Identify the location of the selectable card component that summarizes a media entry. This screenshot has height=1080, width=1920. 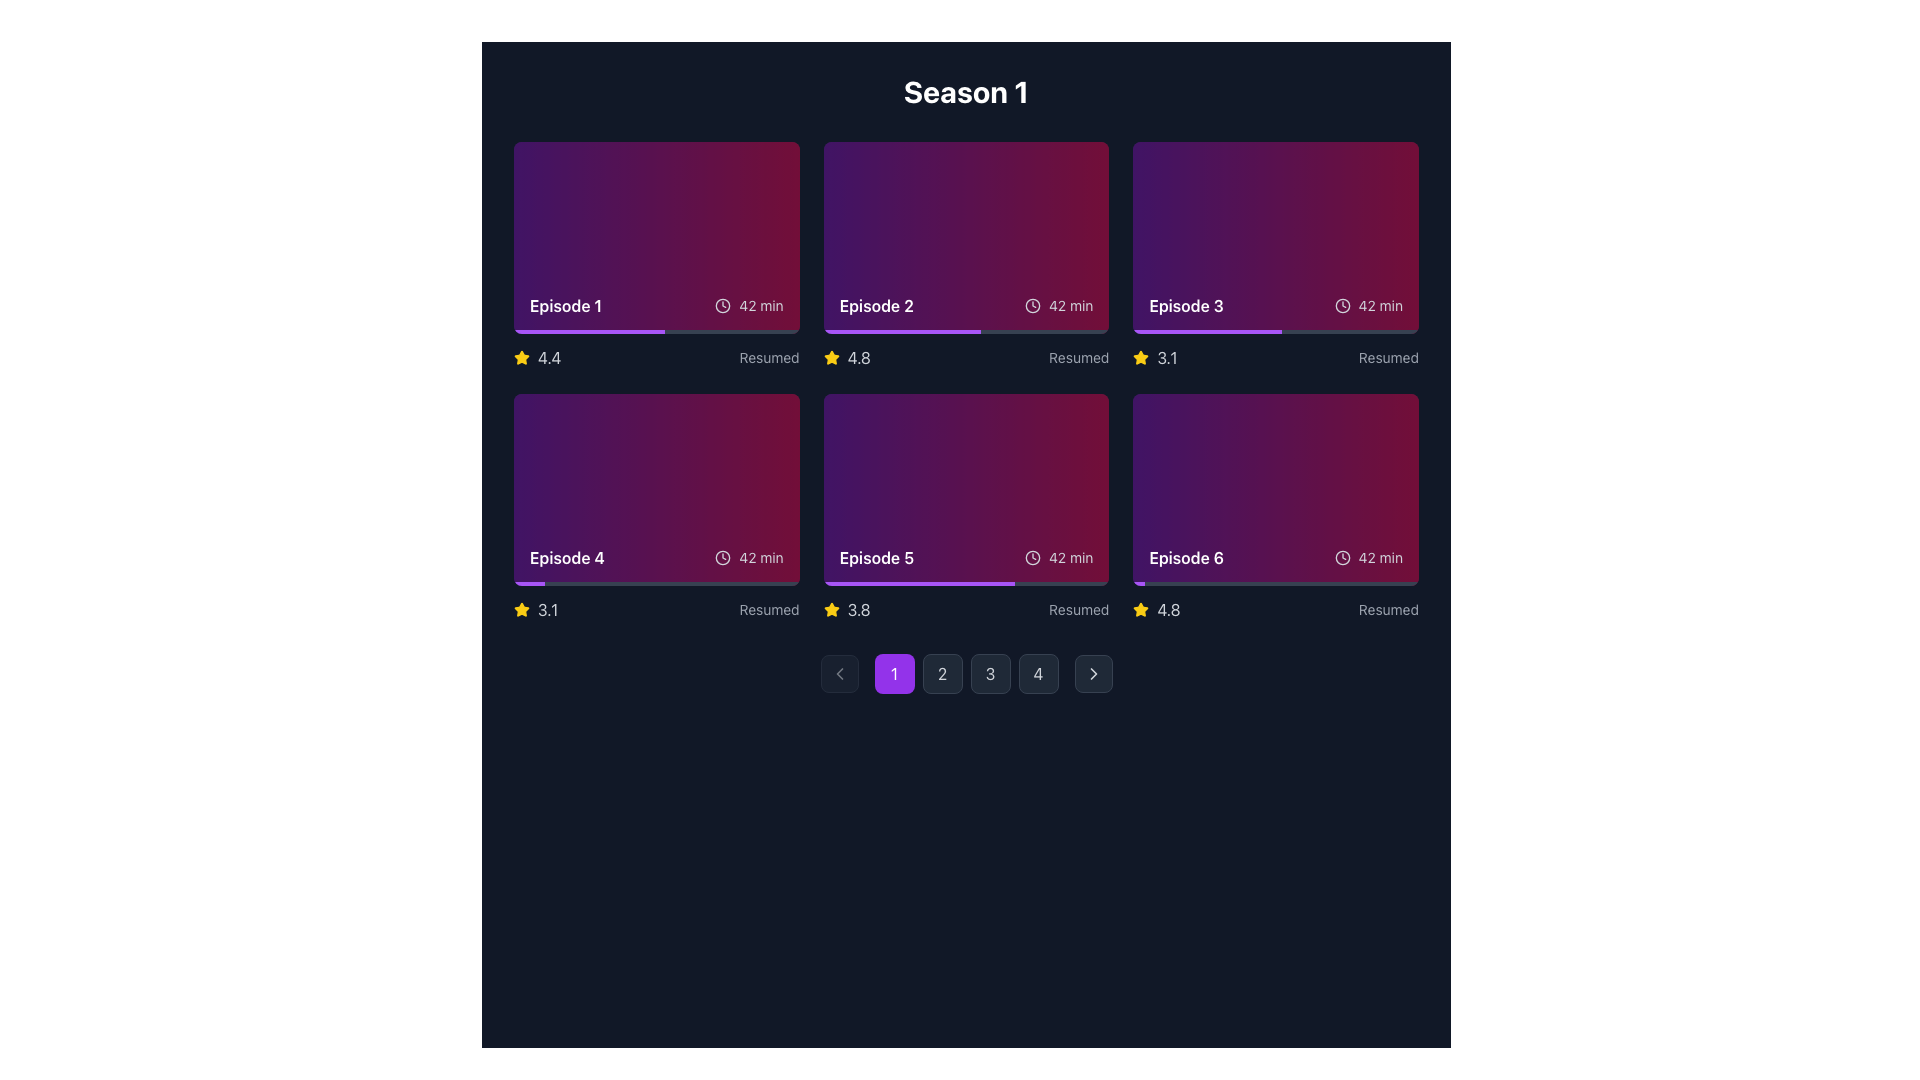
(966, 237).